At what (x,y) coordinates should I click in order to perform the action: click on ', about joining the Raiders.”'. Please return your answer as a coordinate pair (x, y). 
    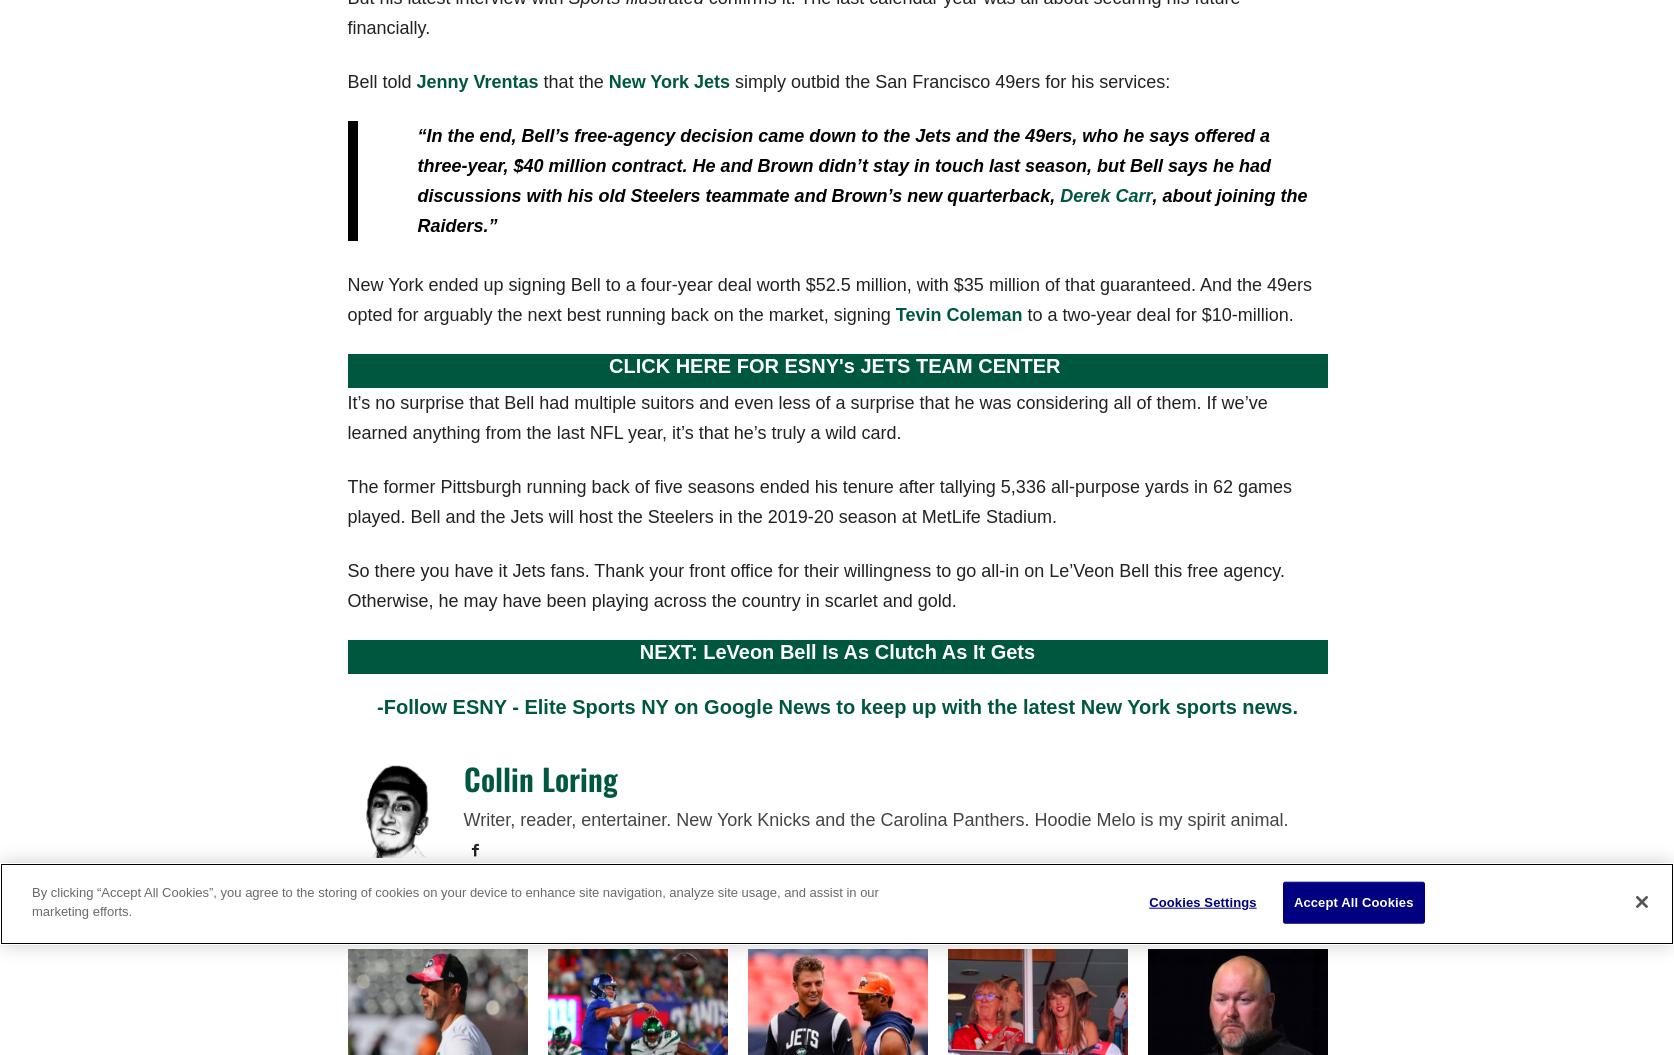
    Looking at the image, I should click on (861, 209).